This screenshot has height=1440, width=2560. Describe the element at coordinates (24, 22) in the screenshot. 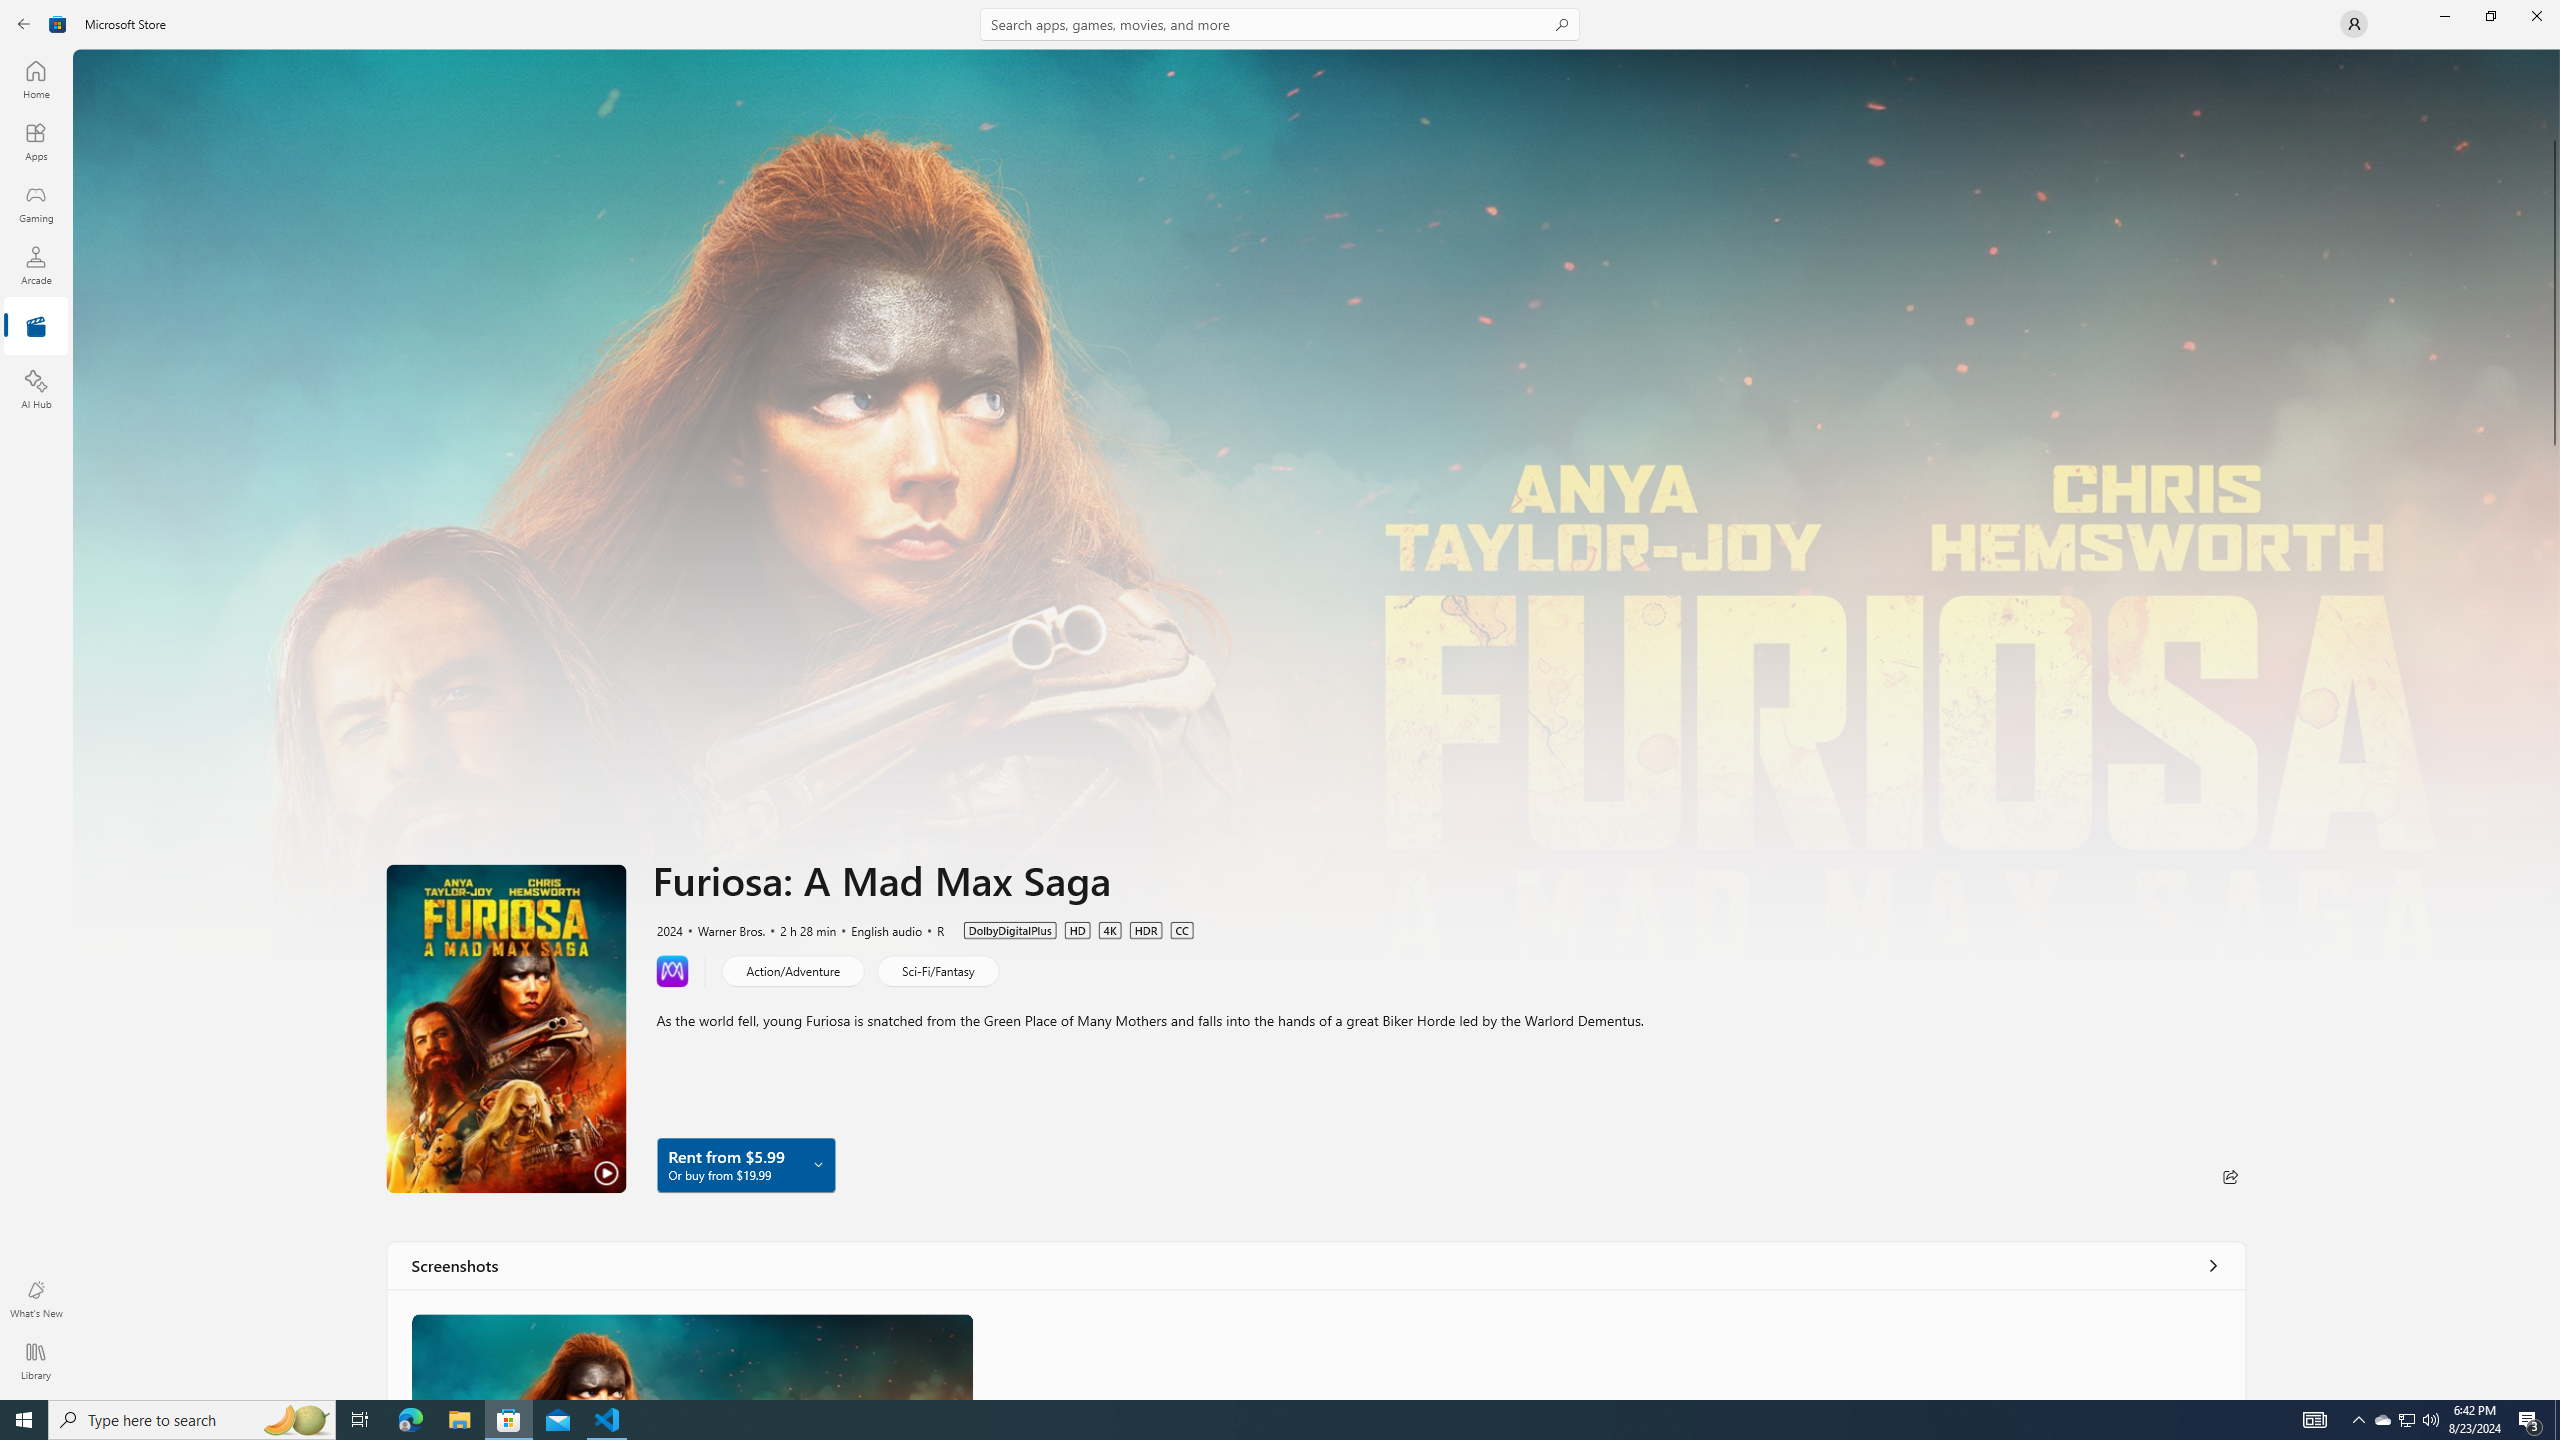

I see `'Back'` at that location.